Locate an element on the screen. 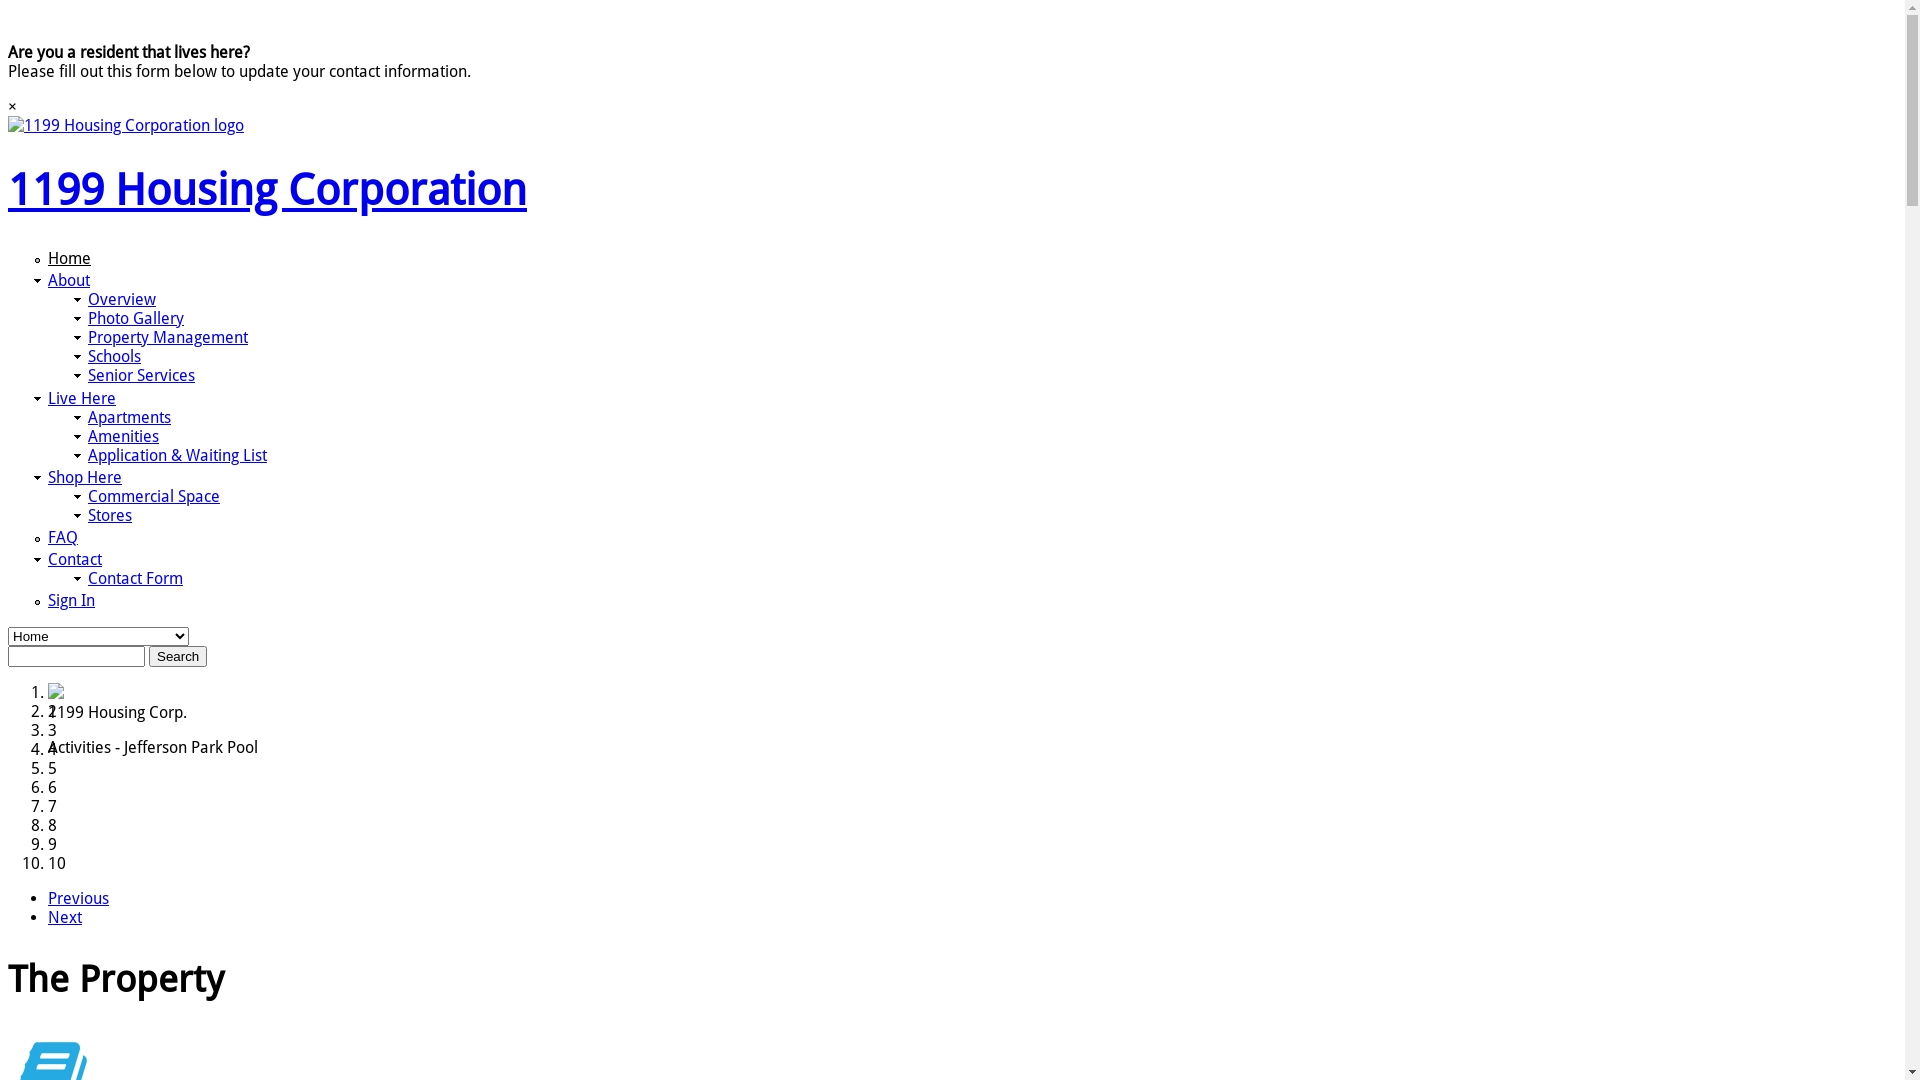 The height and width of the screenshot is (1080, 1920). 'Live Here' is located at coordinates (80, 397).